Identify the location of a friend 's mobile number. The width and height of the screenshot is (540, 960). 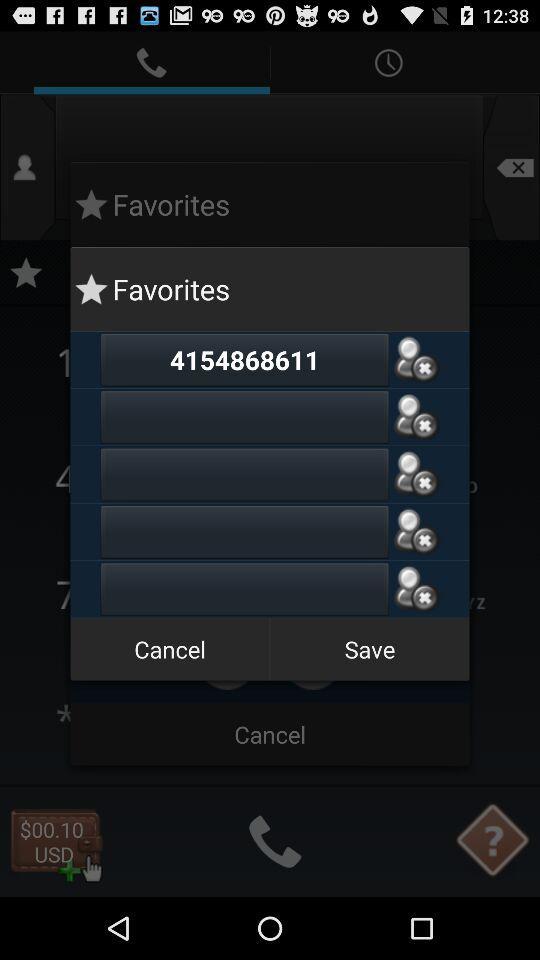
(244, 530).